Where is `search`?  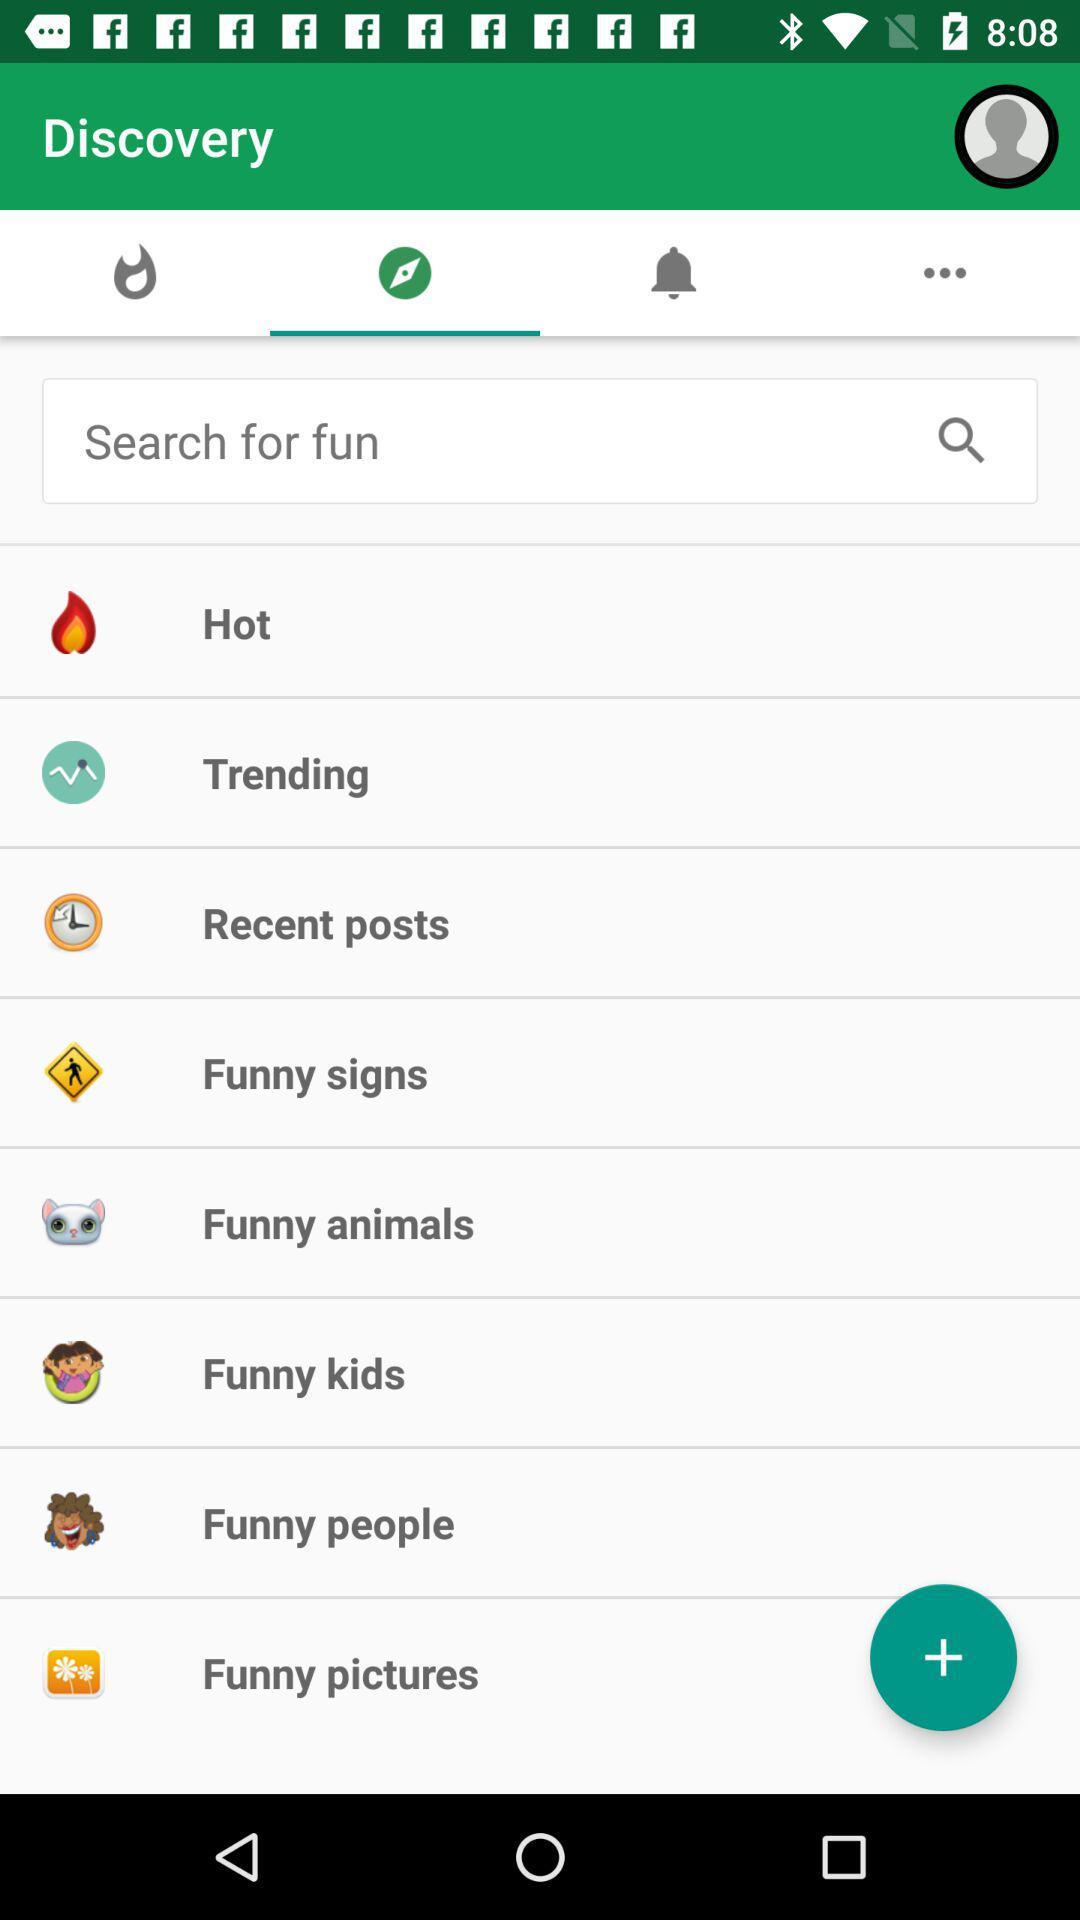
search is located at coordinates (961, 440).